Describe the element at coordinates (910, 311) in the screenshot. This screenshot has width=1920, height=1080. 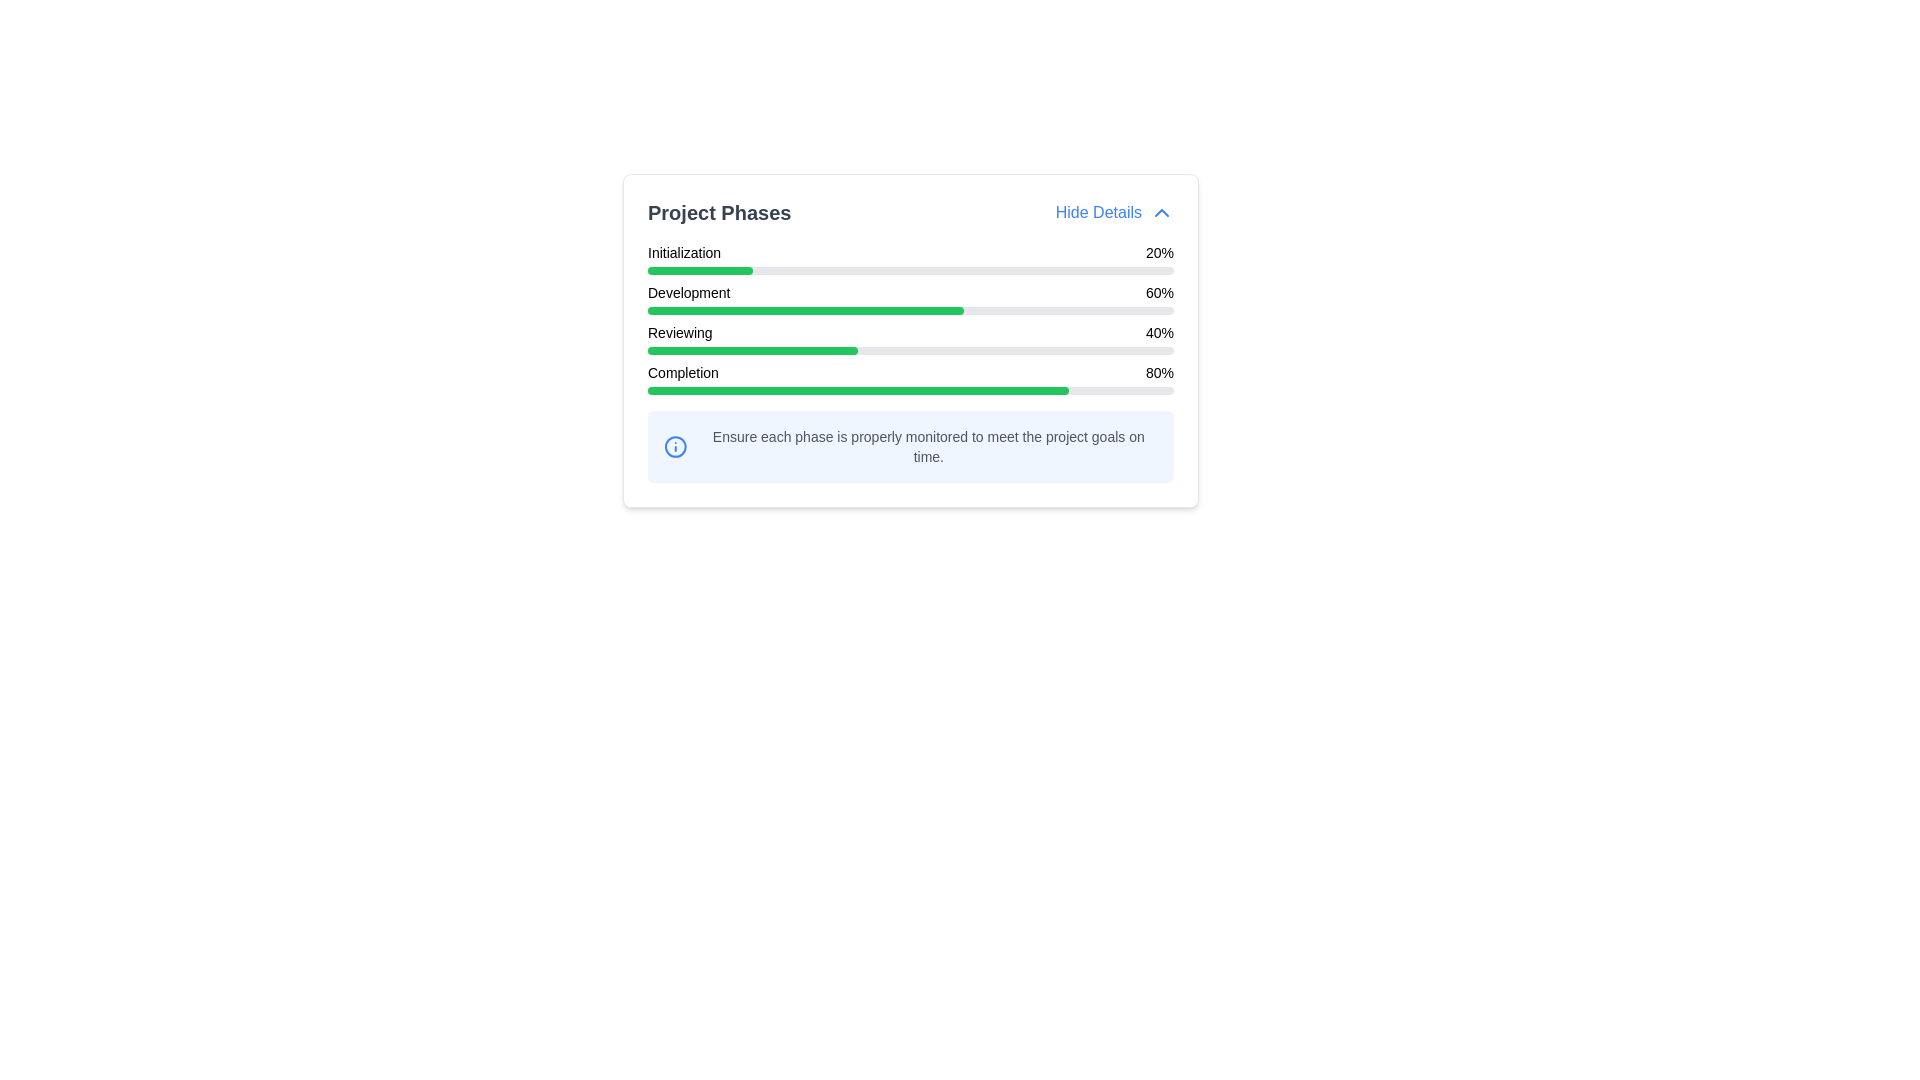
I see `the horizontal progress bar representing the 'Development' phase, which has a green filled portion and is located under the 'Development' label` at that location.